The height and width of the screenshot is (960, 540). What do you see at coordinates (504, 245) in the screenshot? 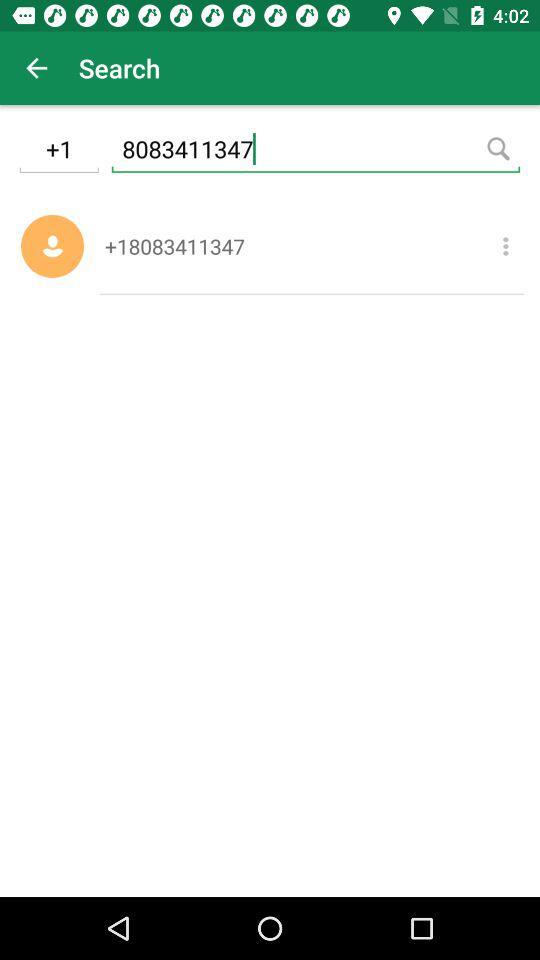
I see `the item to the right of the +18083411347 icon` at bounding box center [504, 245].